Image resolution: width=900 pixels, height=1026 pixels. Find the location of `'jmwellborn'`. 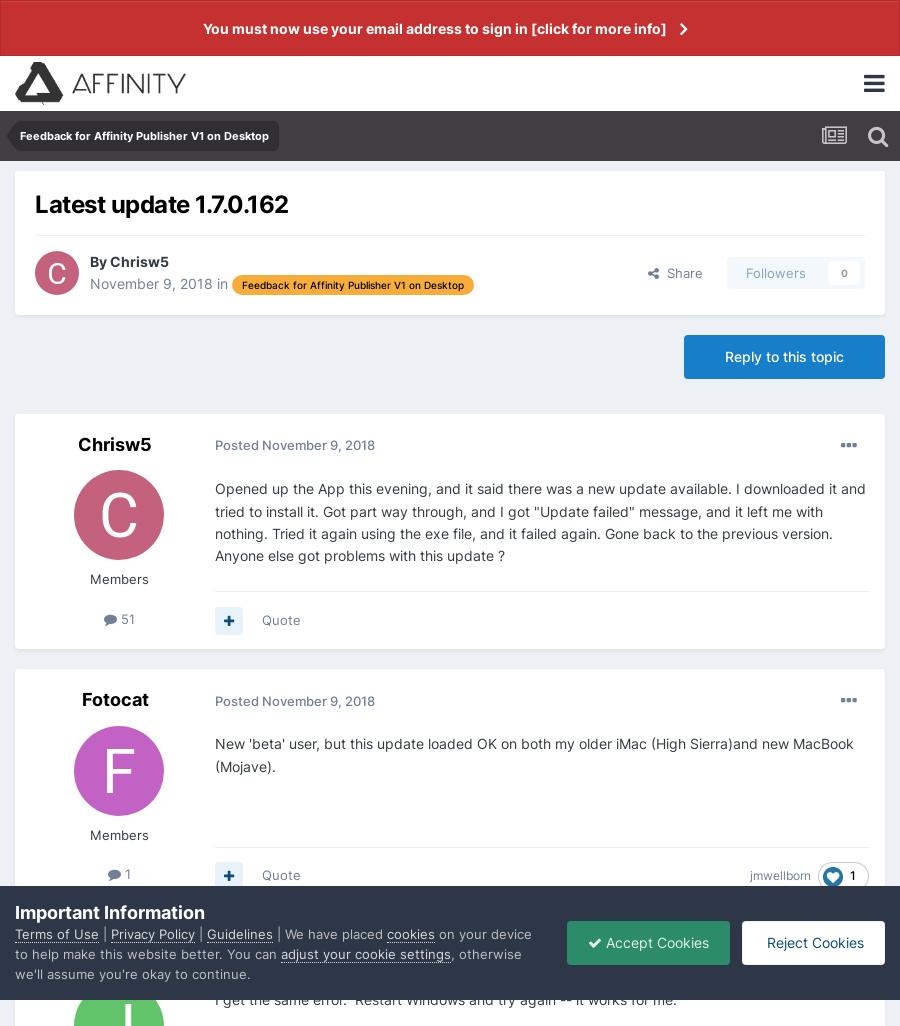

'jmwellborn' is located at coordinates (779, 874).